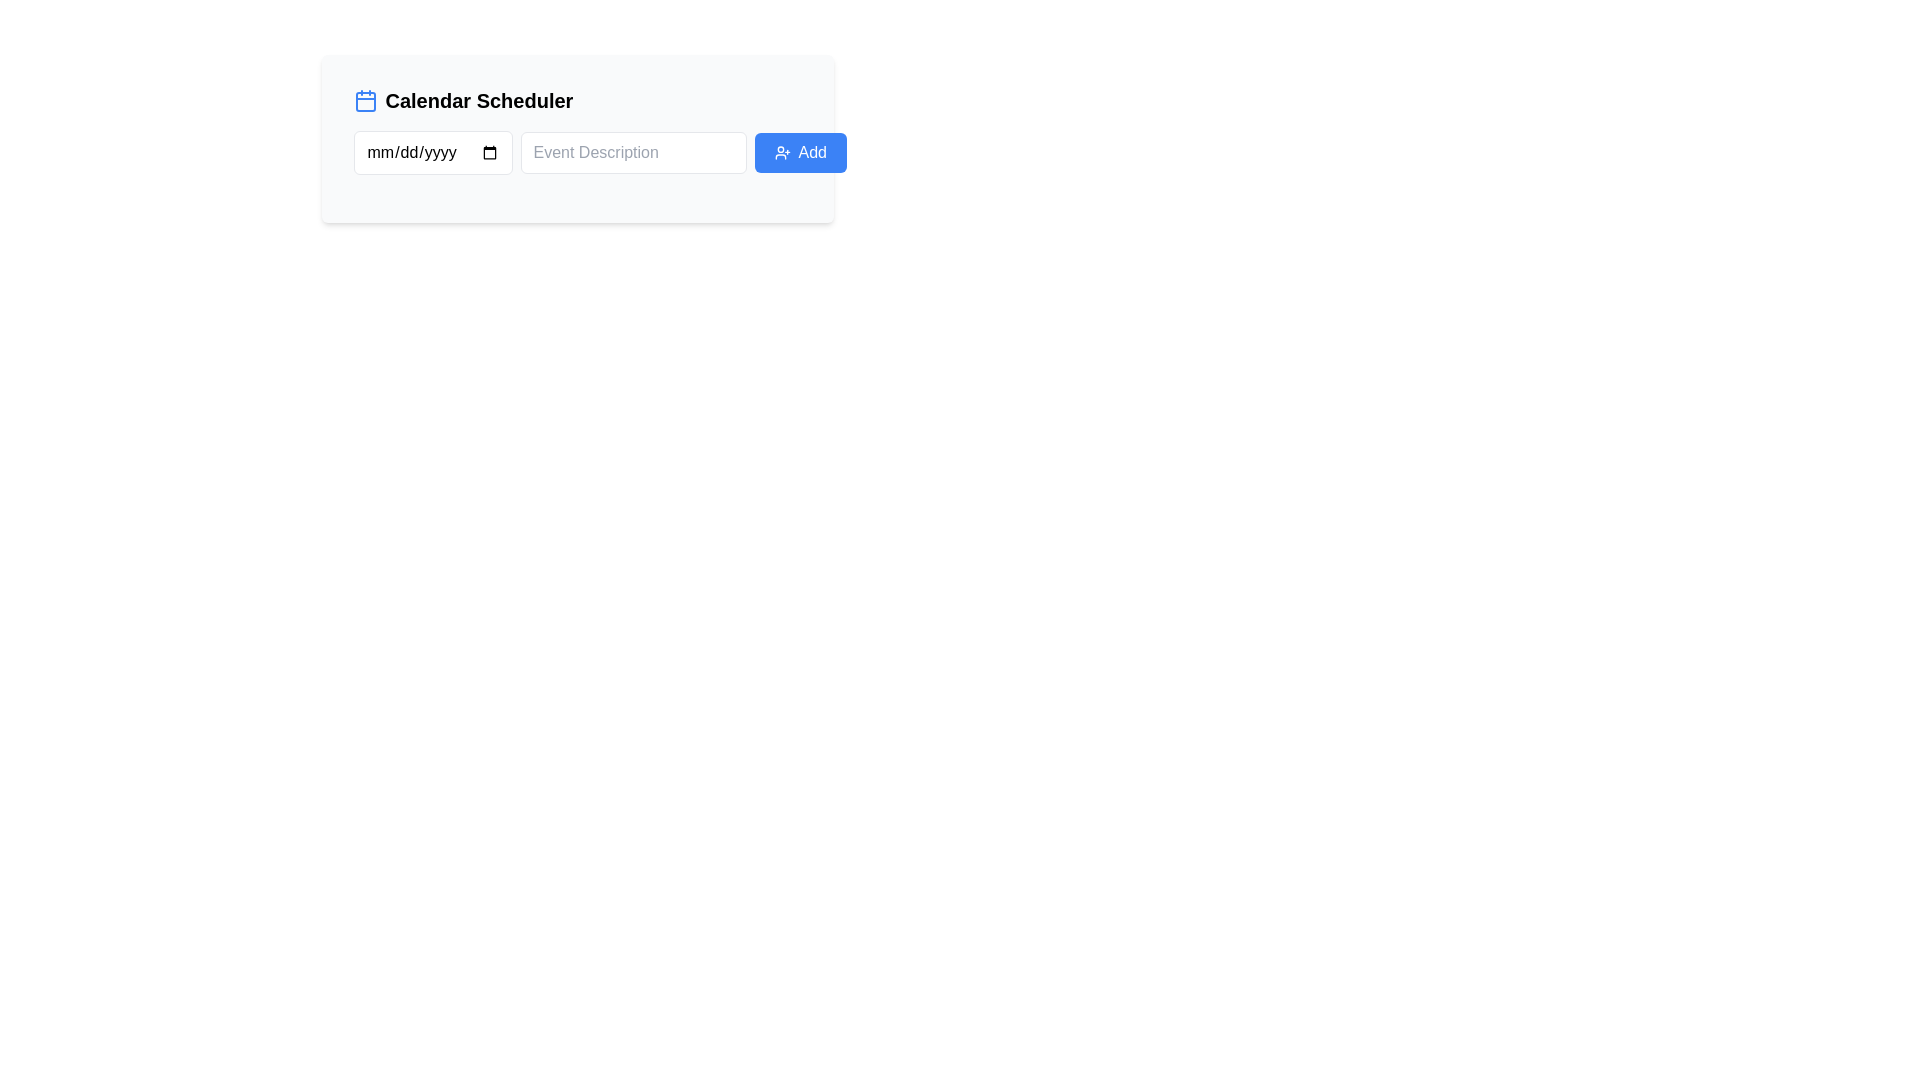 This screenshot has height=1080, width=1920. Describe the element at coordinates (431, 152) in the screenshot. I see `the Date Input Field, which is the first element in a horizontal layout group containing two input fields and a button, to focus on it` at that location.